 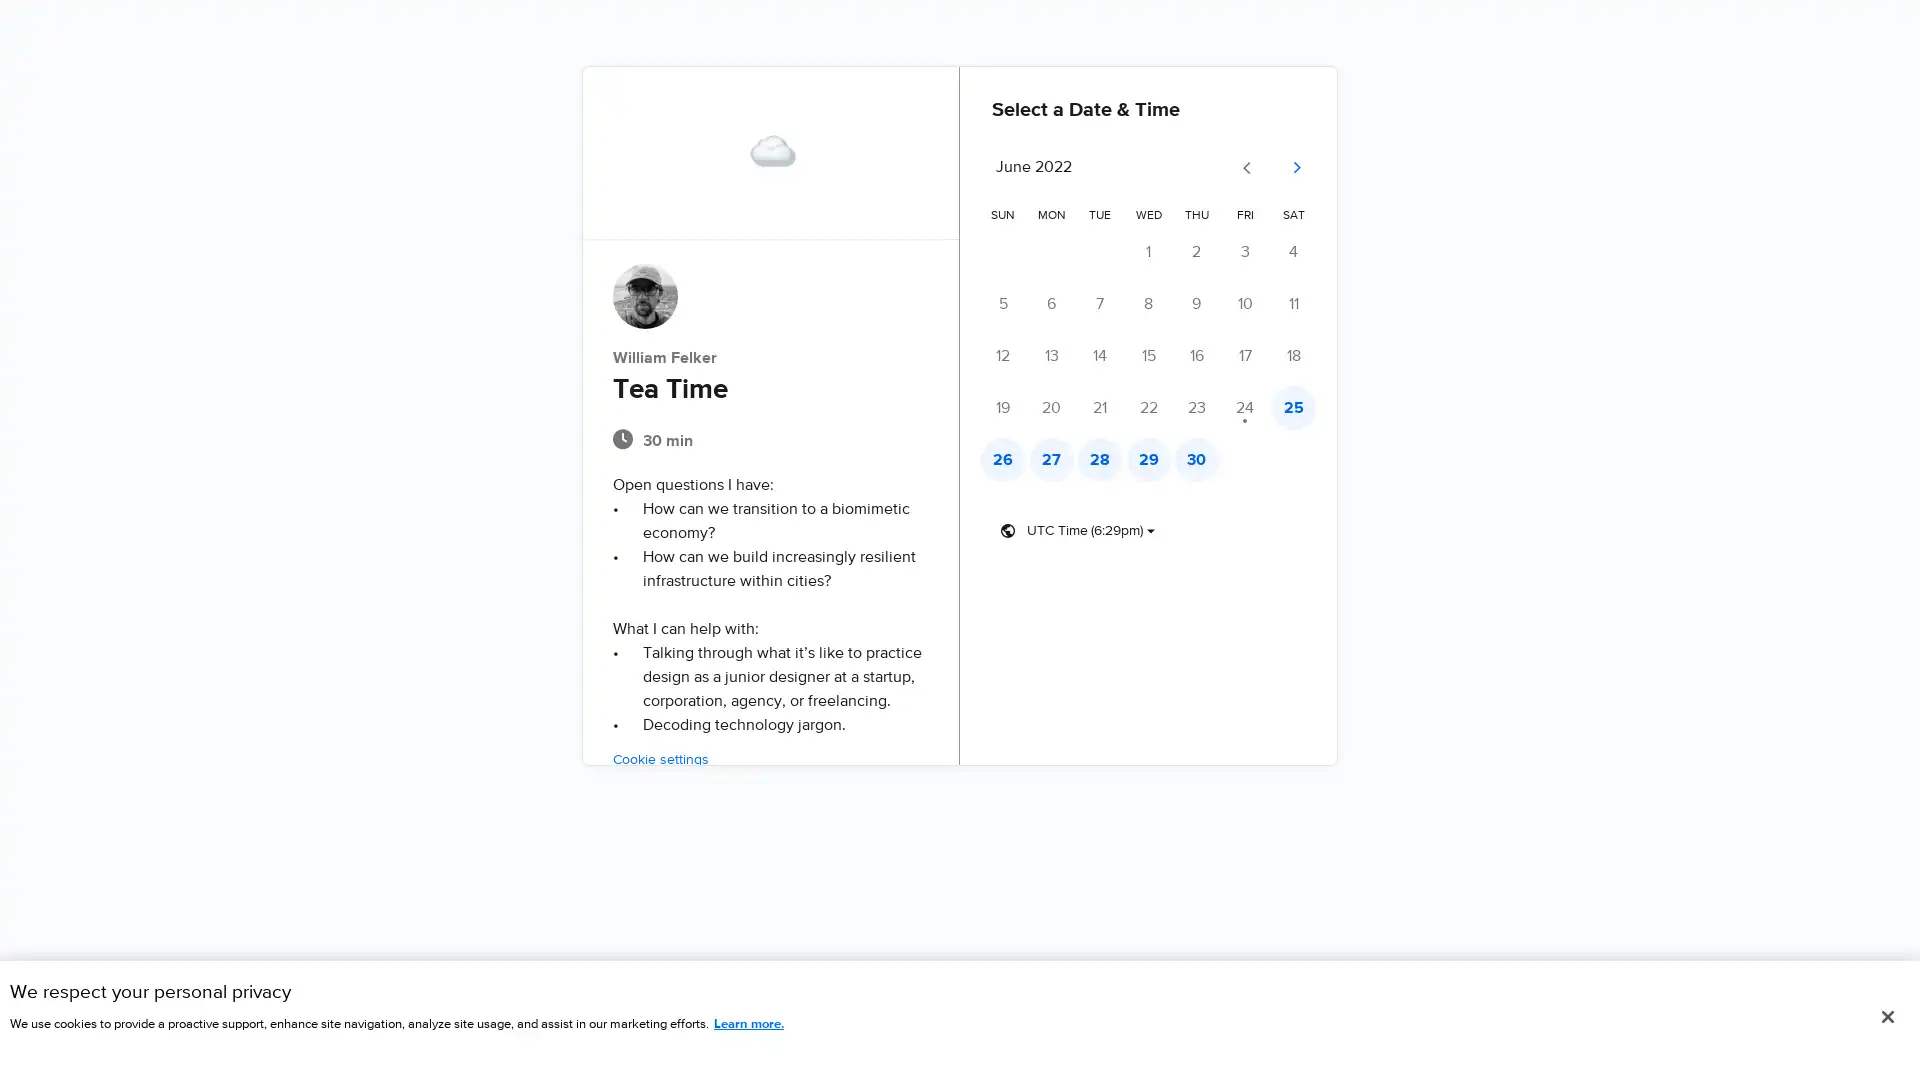 I want to click on Sunday, June 5 - No times available, so click(x=1003, y=304).